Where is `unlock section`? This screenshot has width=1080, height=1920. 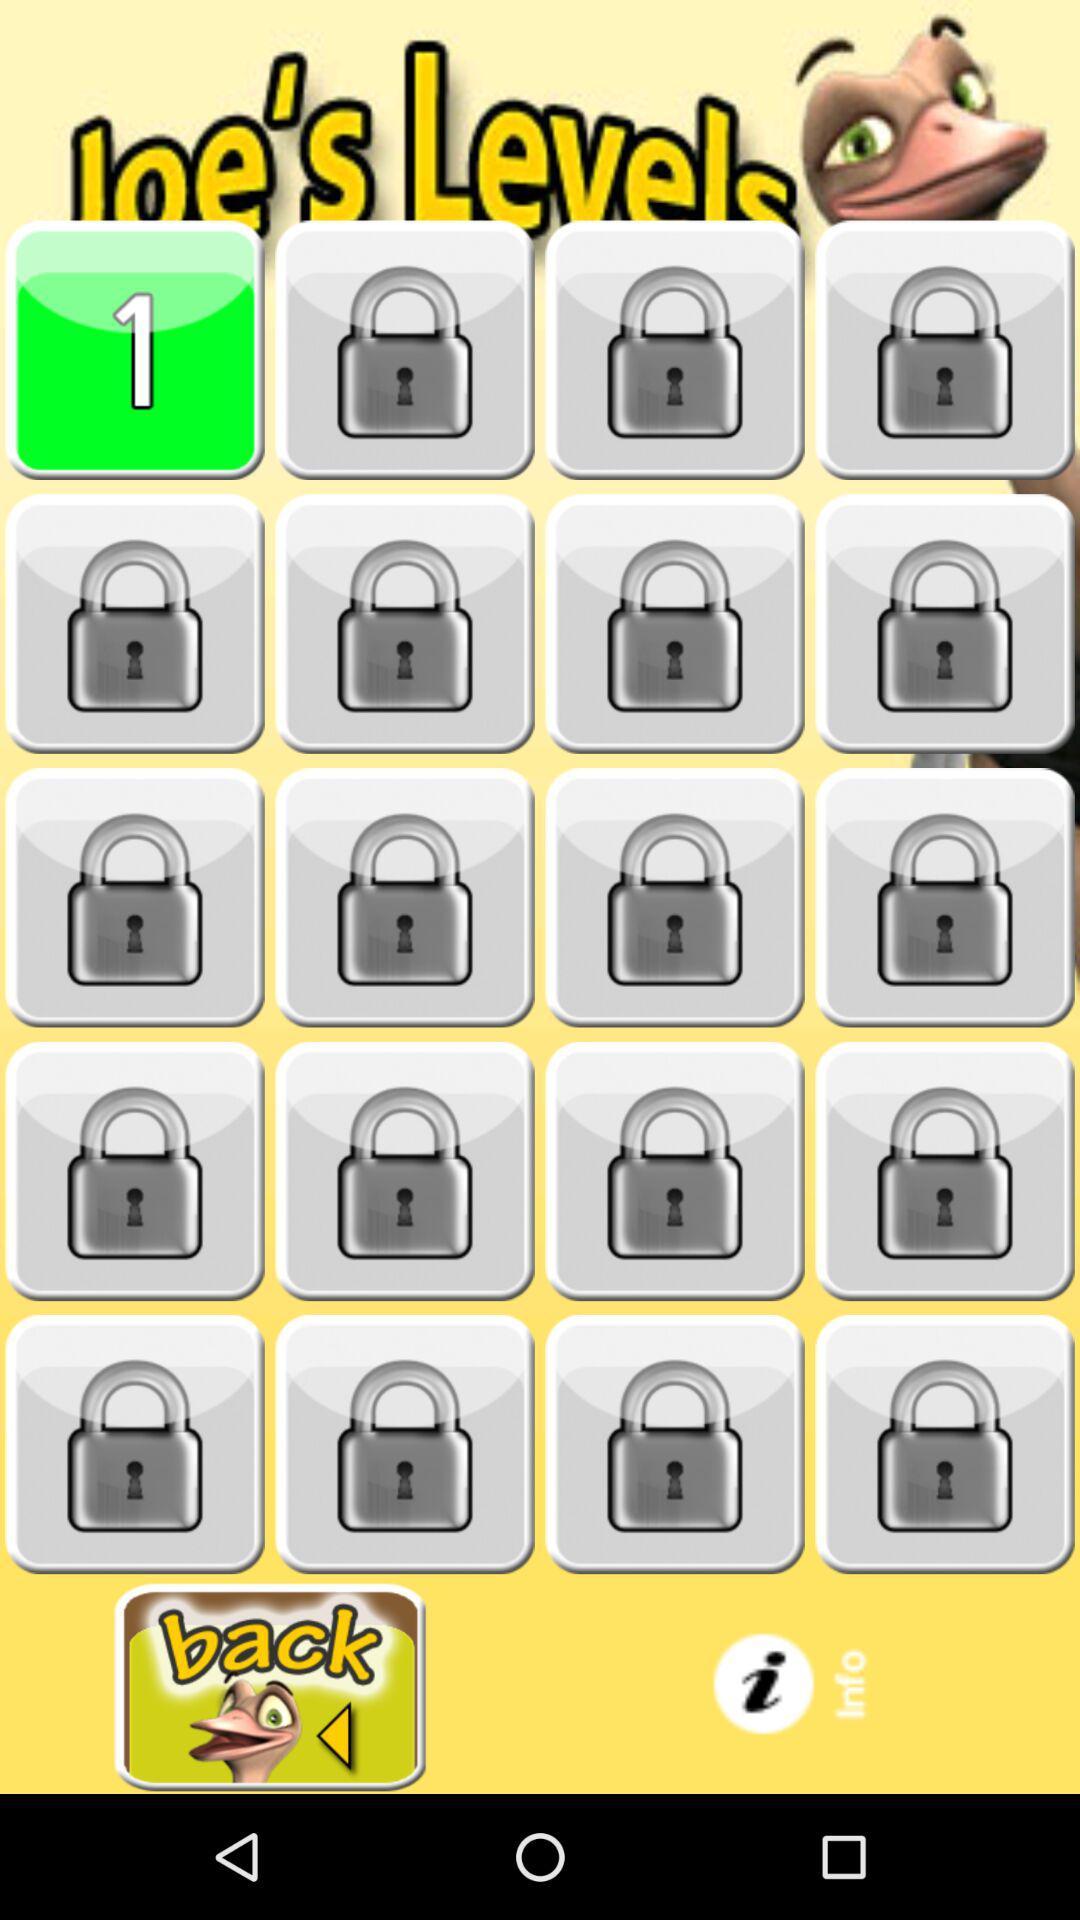 unlock section is located at coordinates (405, 1171).